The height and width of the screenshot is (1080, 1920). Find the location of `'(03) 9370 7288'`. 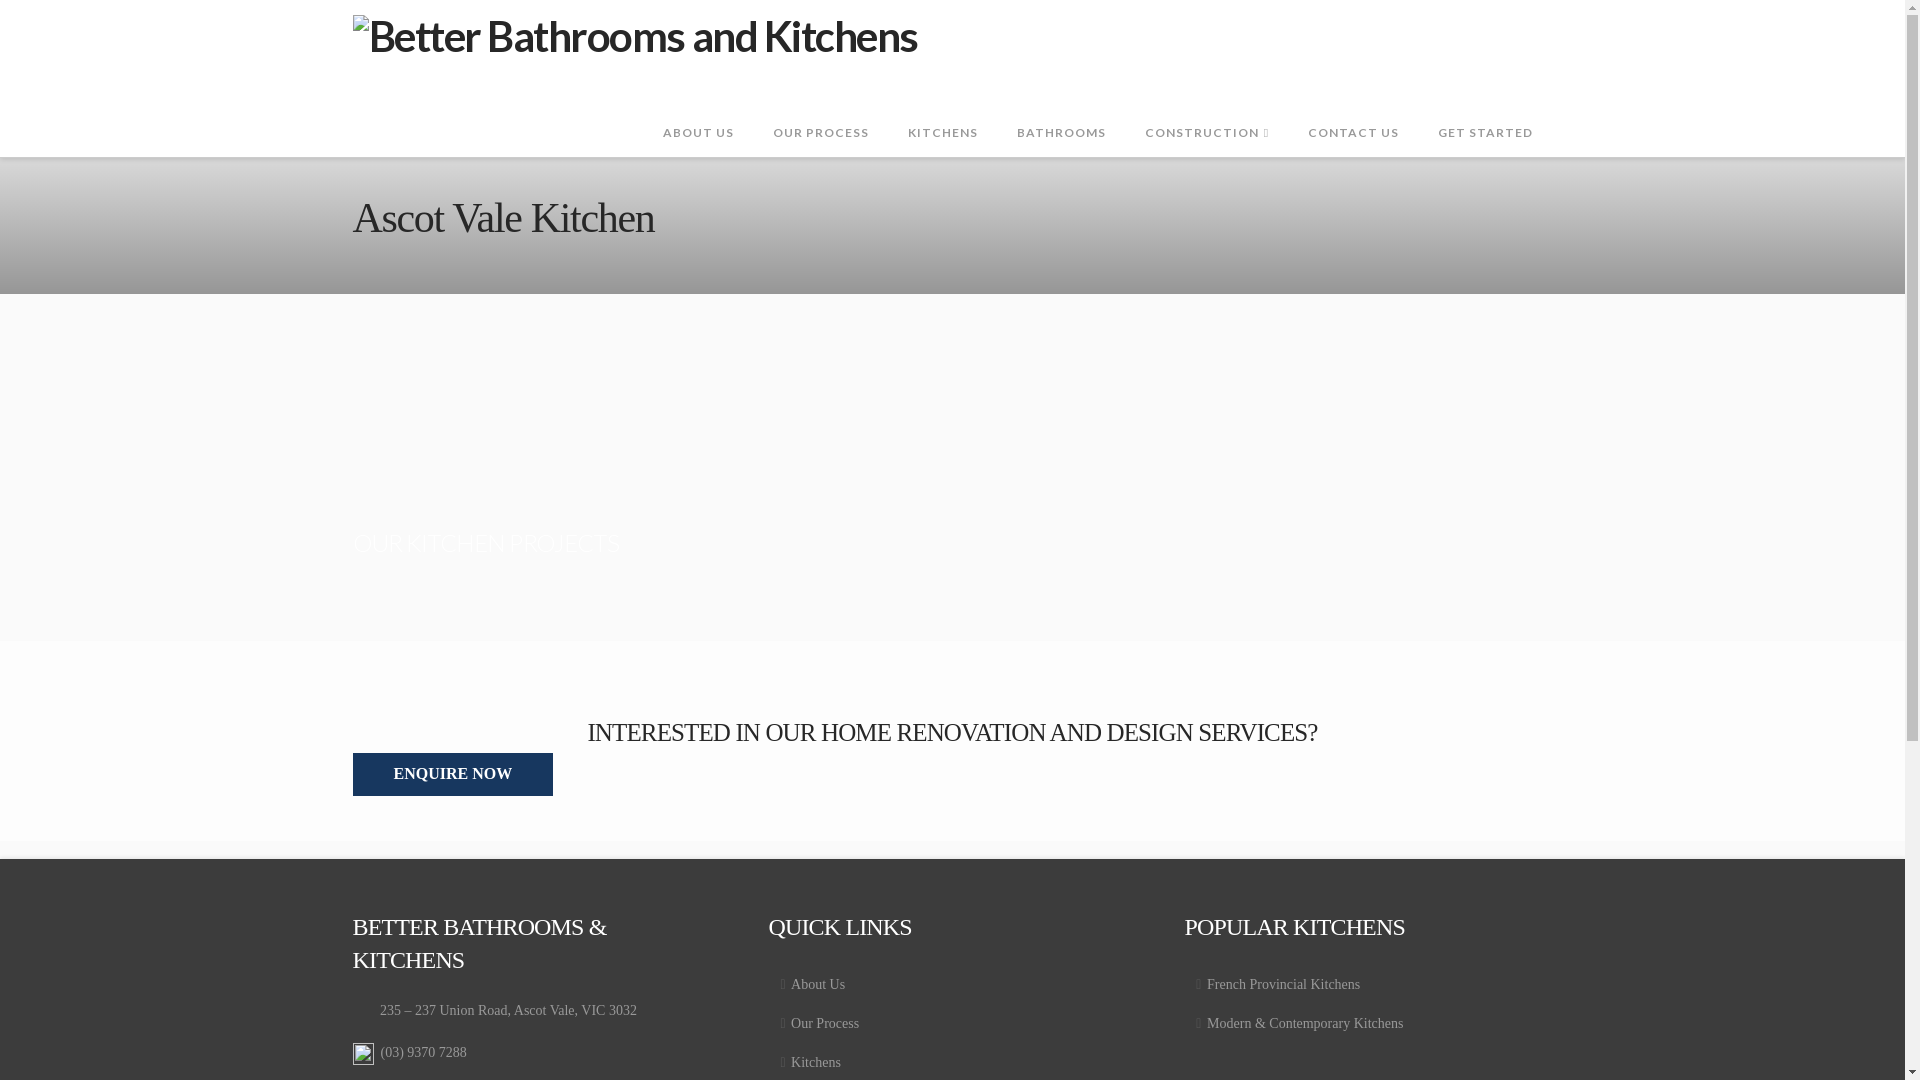

'(03) 9370 7288' is located at coordinates (379, 1051).